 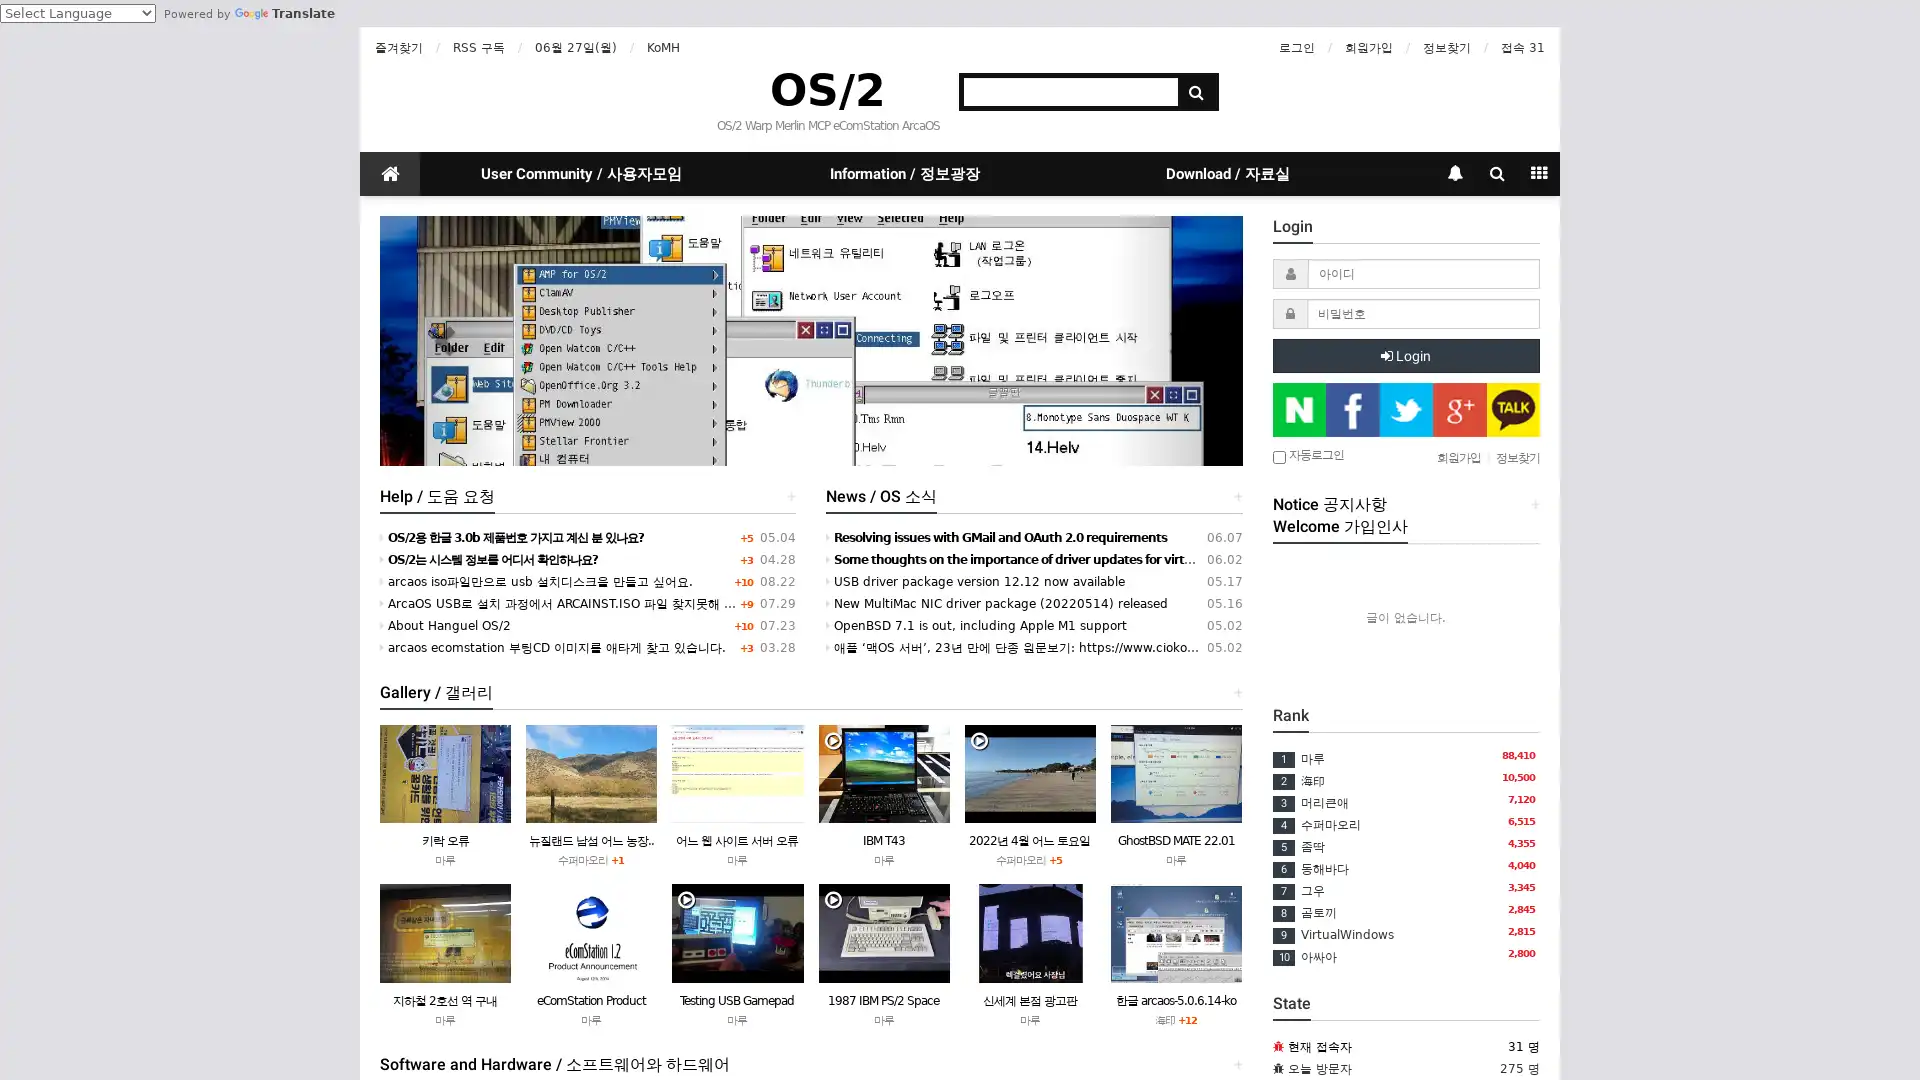 I want to click on Login, so click(x=1405, y=354).